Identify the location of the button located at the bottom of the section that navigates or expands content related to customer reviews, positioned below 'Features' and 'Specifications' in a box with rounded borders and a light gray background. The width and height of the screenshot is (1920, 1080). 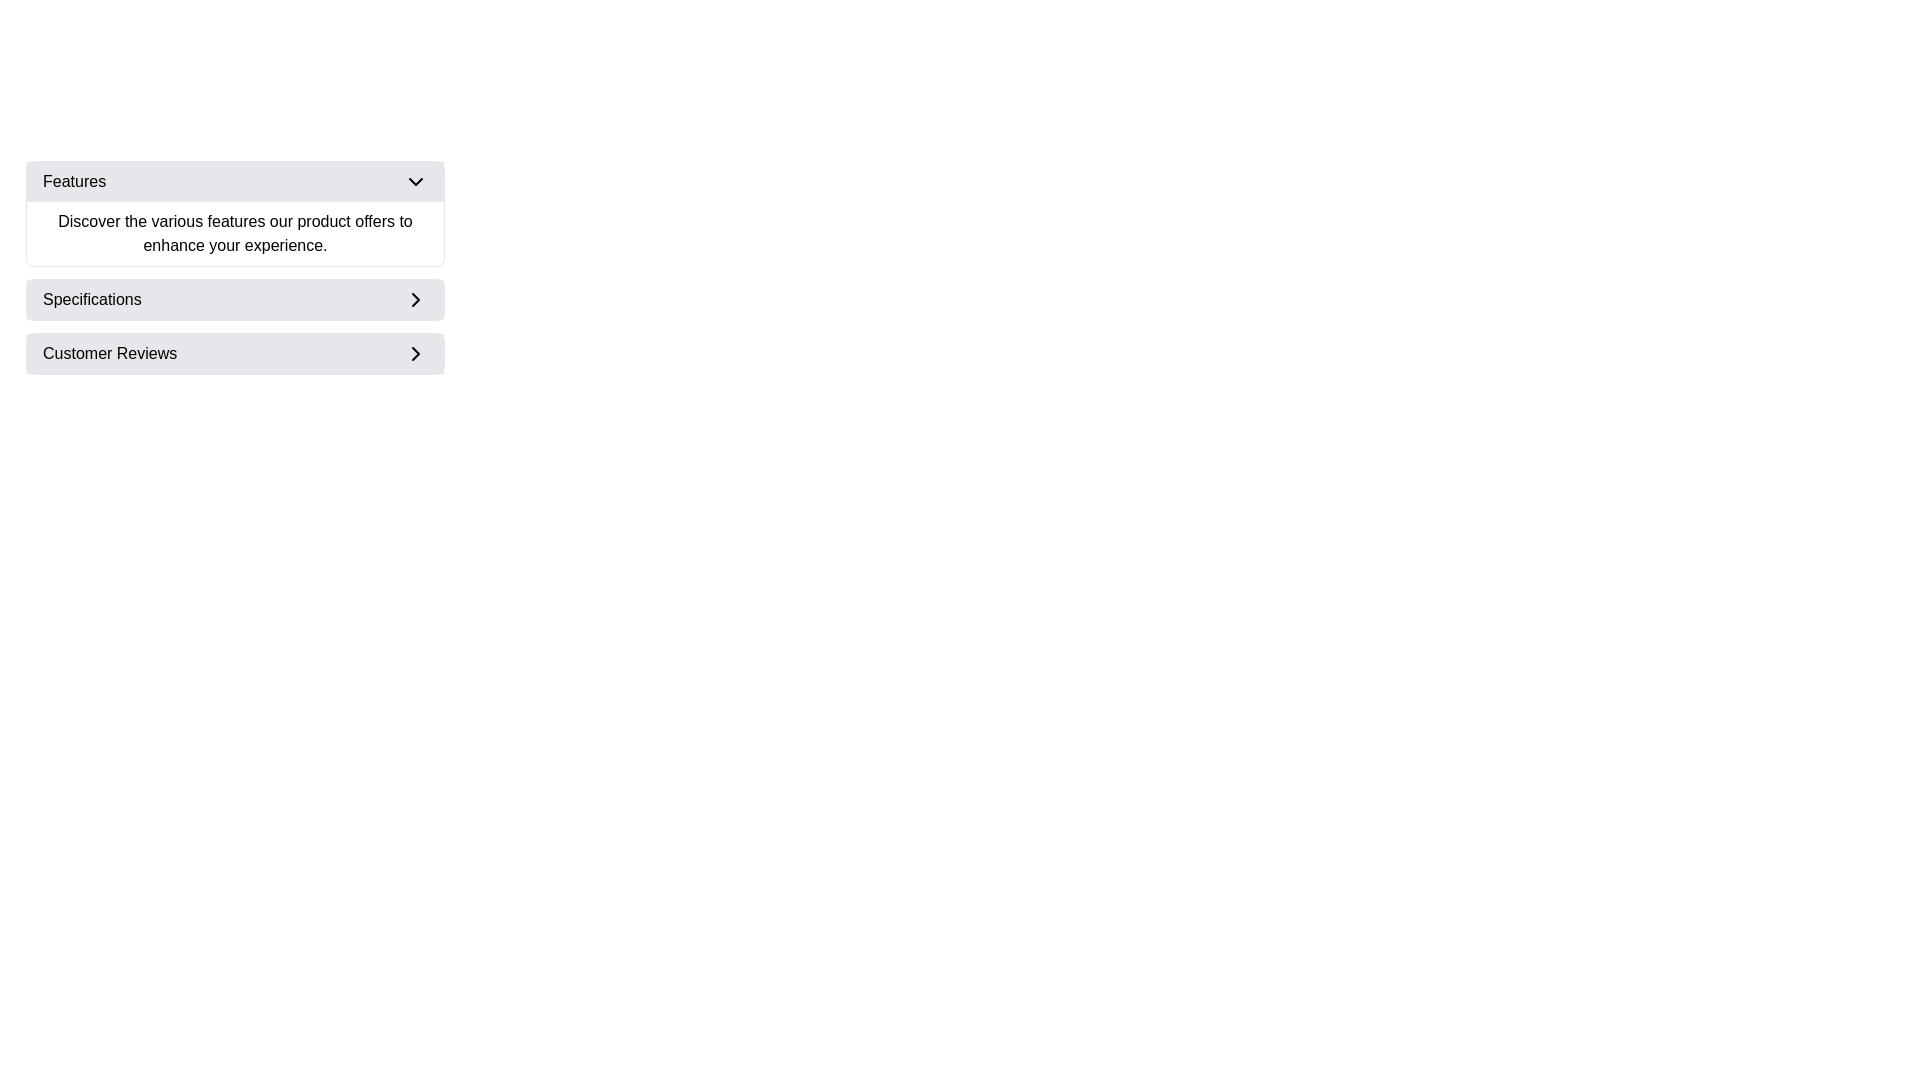
(235, 353).